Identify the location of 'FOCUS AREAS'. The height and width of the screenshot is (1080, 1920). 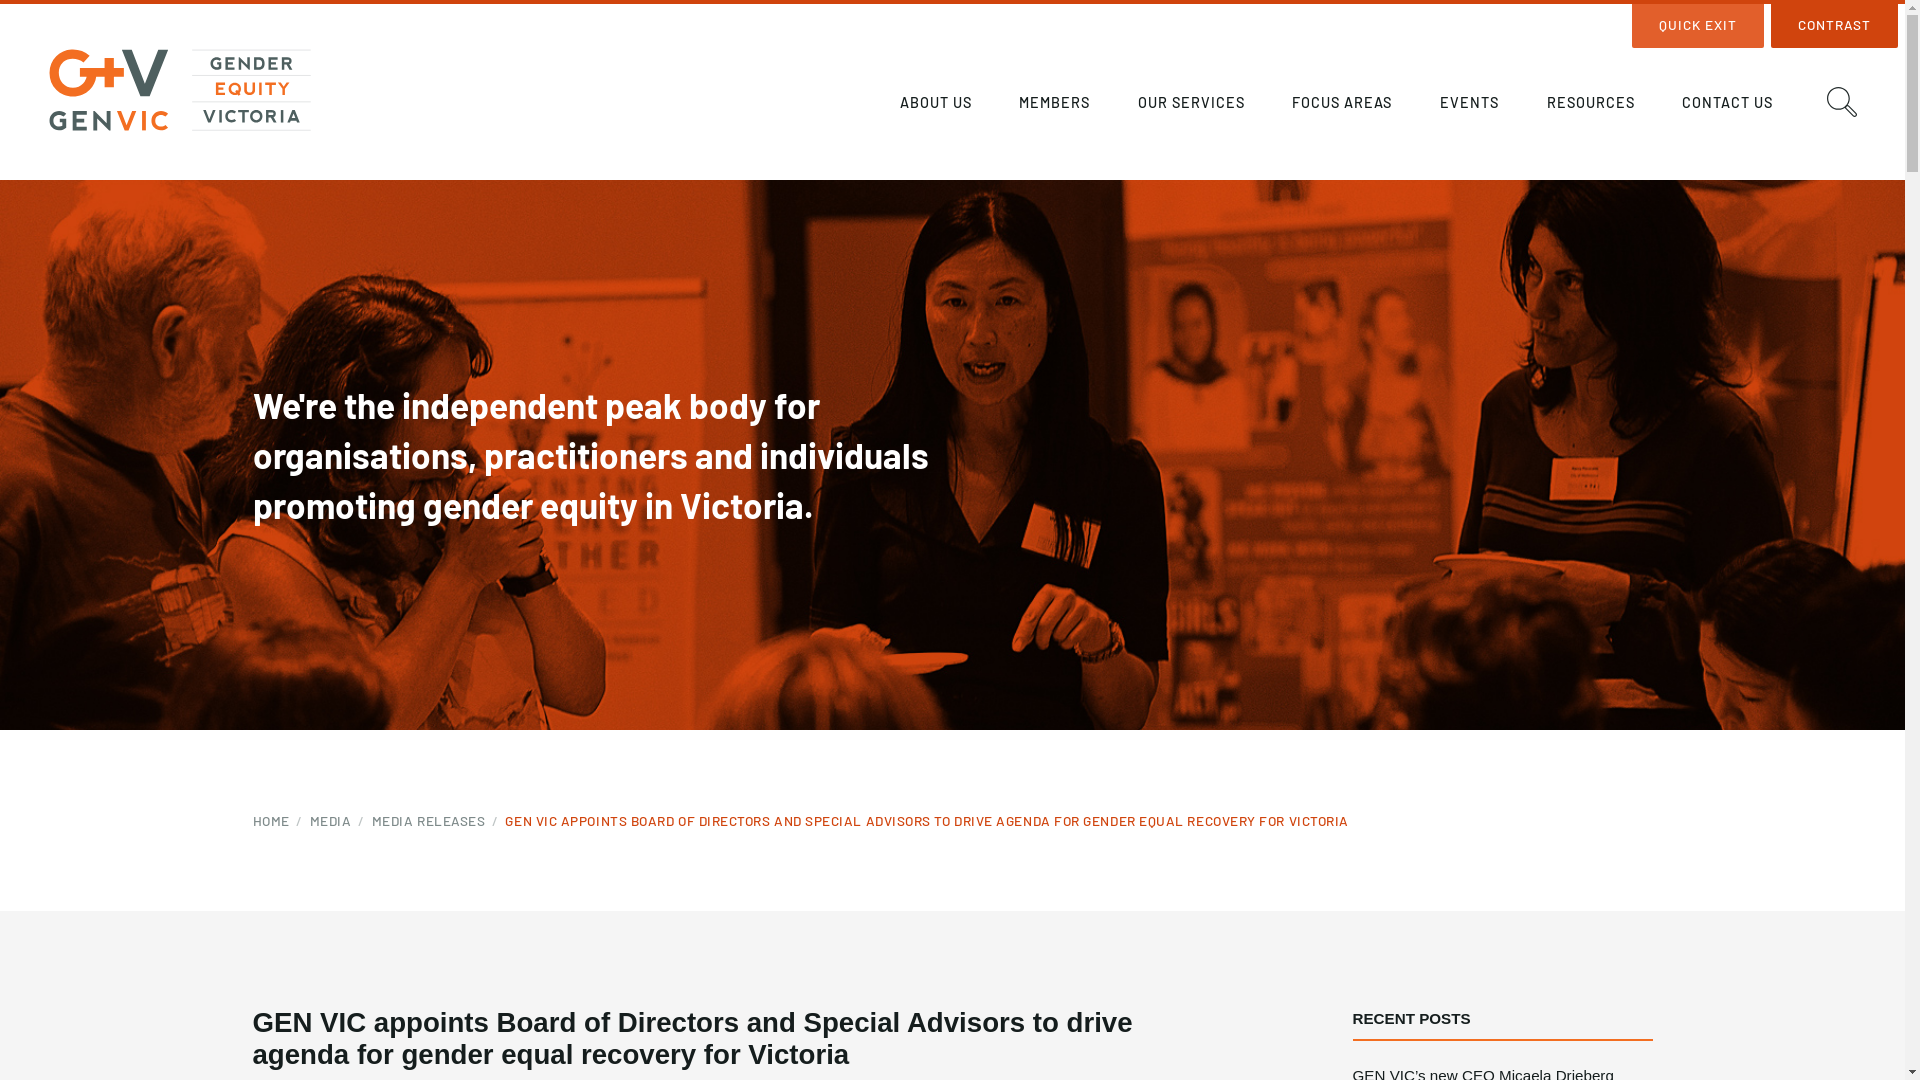
(1270, 105).